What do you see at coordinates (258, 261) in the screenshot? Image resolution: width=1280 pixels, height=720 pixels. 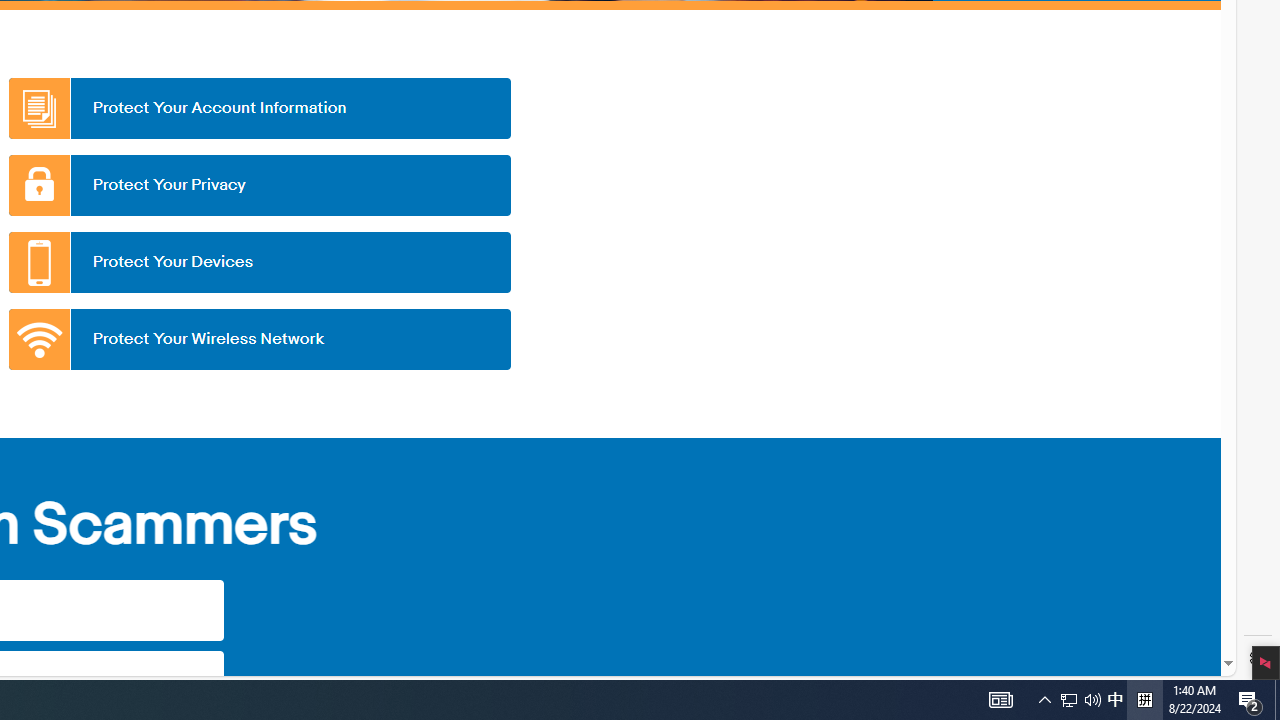 I see `'Protect Your Devices'` at bounding box center [258, 261].